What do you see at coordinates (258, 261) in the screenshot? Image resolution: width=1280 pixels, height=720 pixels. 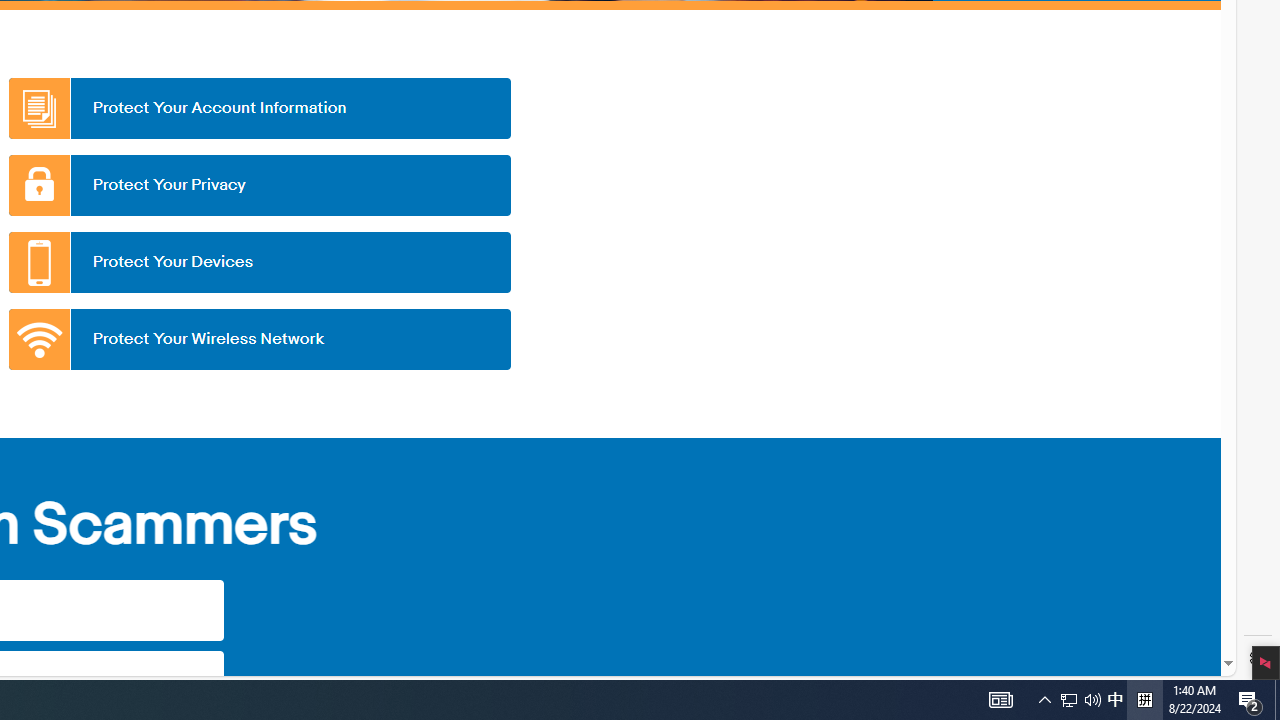 I see `'Protect Your Devices'` at bounding box center [258, 261].